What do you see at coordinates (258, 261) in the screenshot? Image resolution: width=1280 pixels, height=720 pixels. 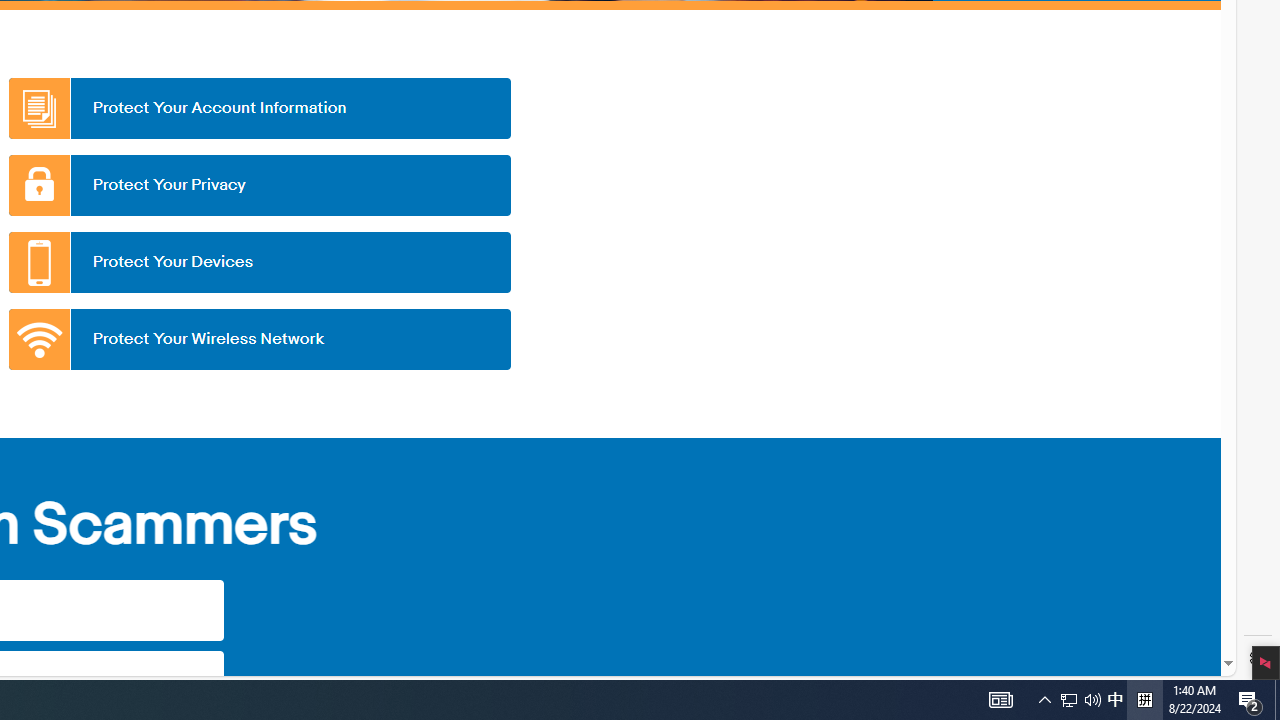 I see `'Protect Your Devices'` at bounding box center [258, 261].